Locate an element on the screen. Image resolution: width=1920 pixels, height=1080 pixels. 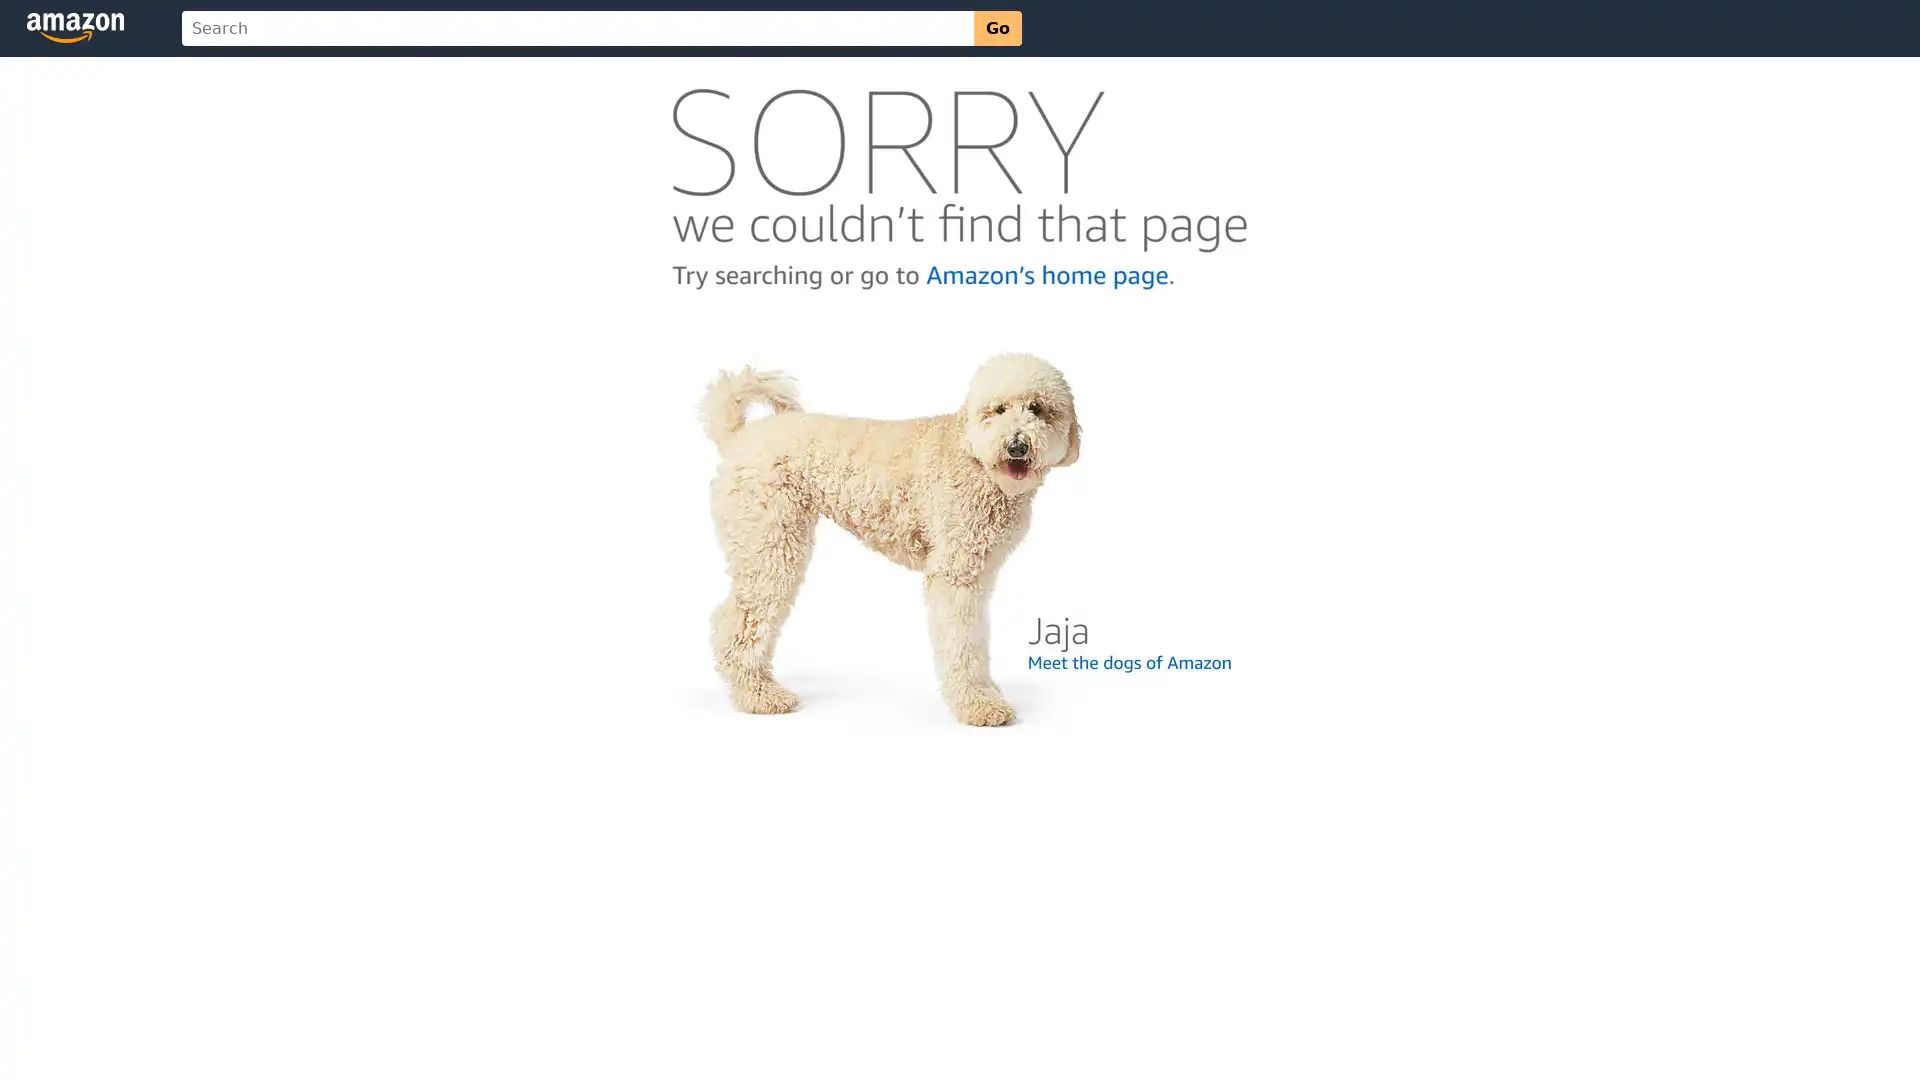
Go is located at coordinates (998, 28).